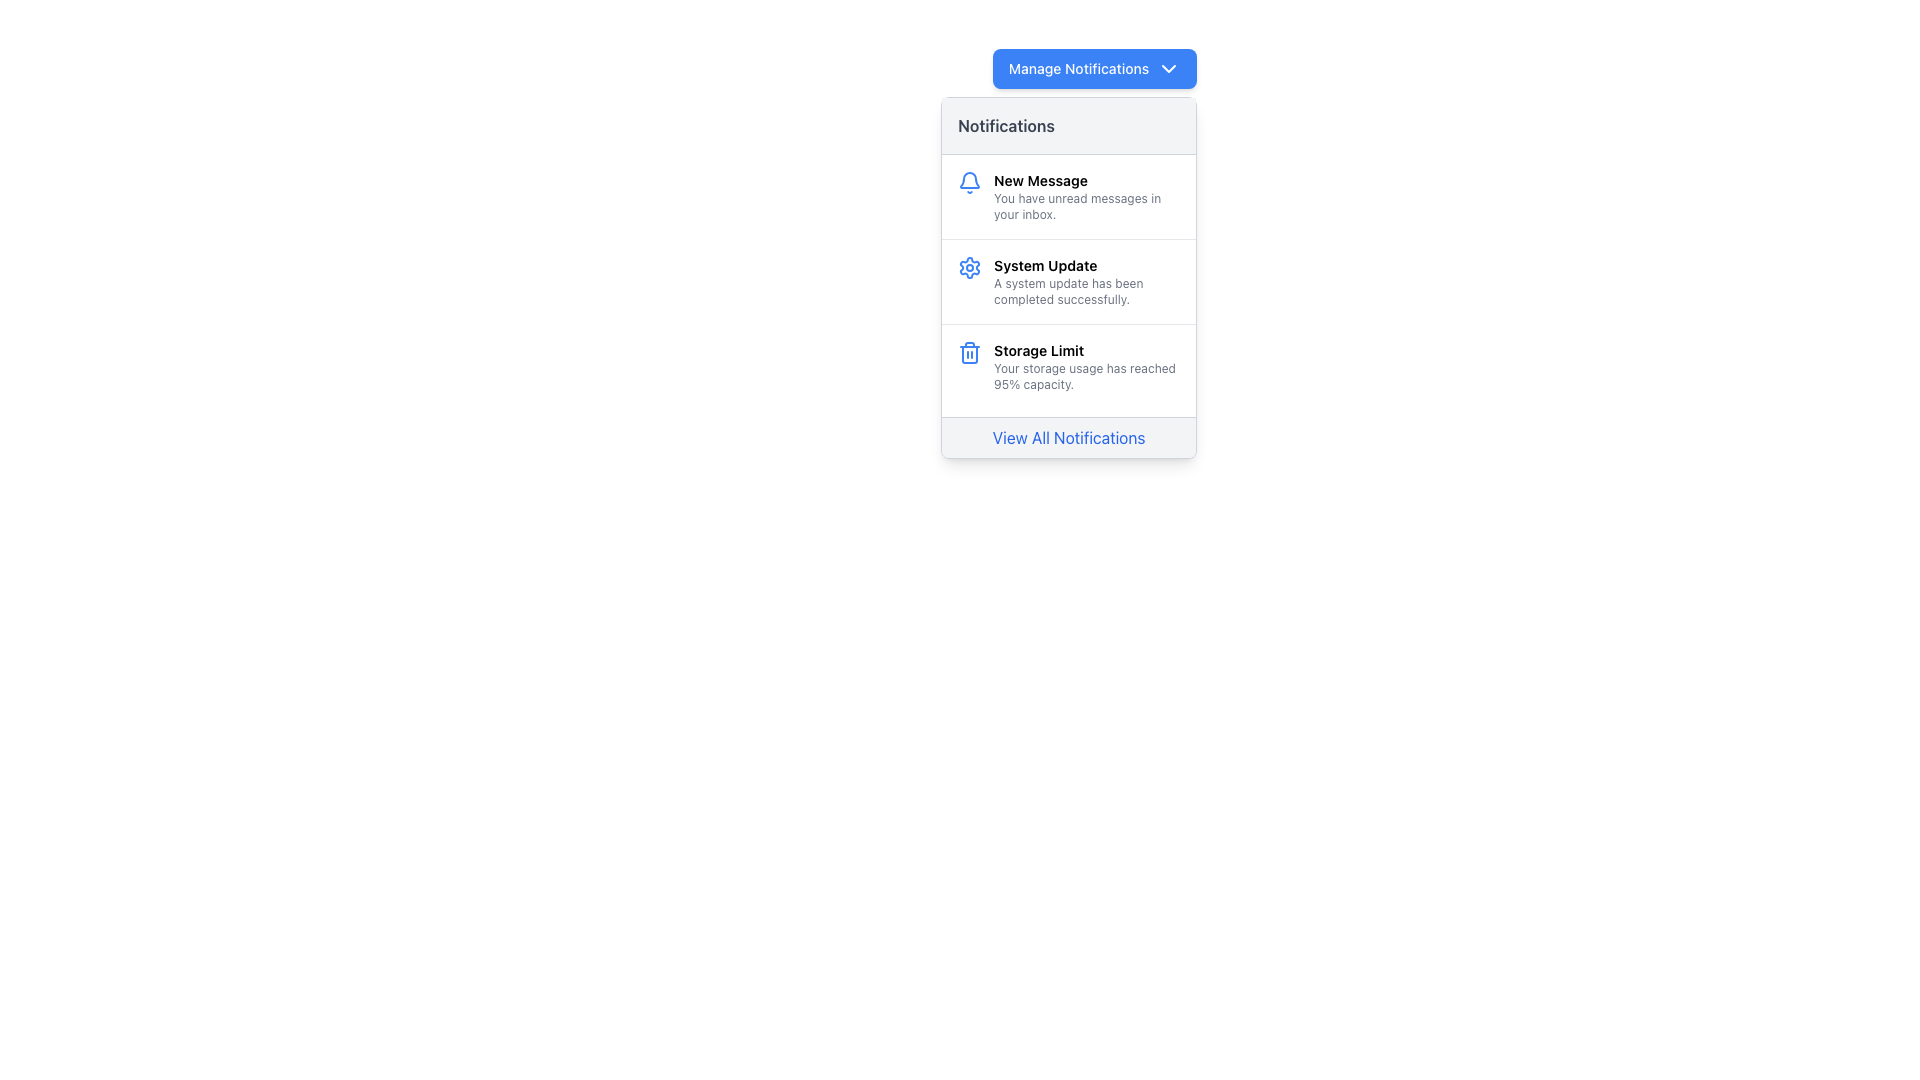 This screenshot has height=1080, width=1920. What do you see at coordinates (1086, 377) in the screenshot?
I see `information displayed in the text label that shows 'Your storage usage has reached 95% capacity.' which is located below the 'Storage Limit' label within the notification card` at bounding box center [1086, 377].